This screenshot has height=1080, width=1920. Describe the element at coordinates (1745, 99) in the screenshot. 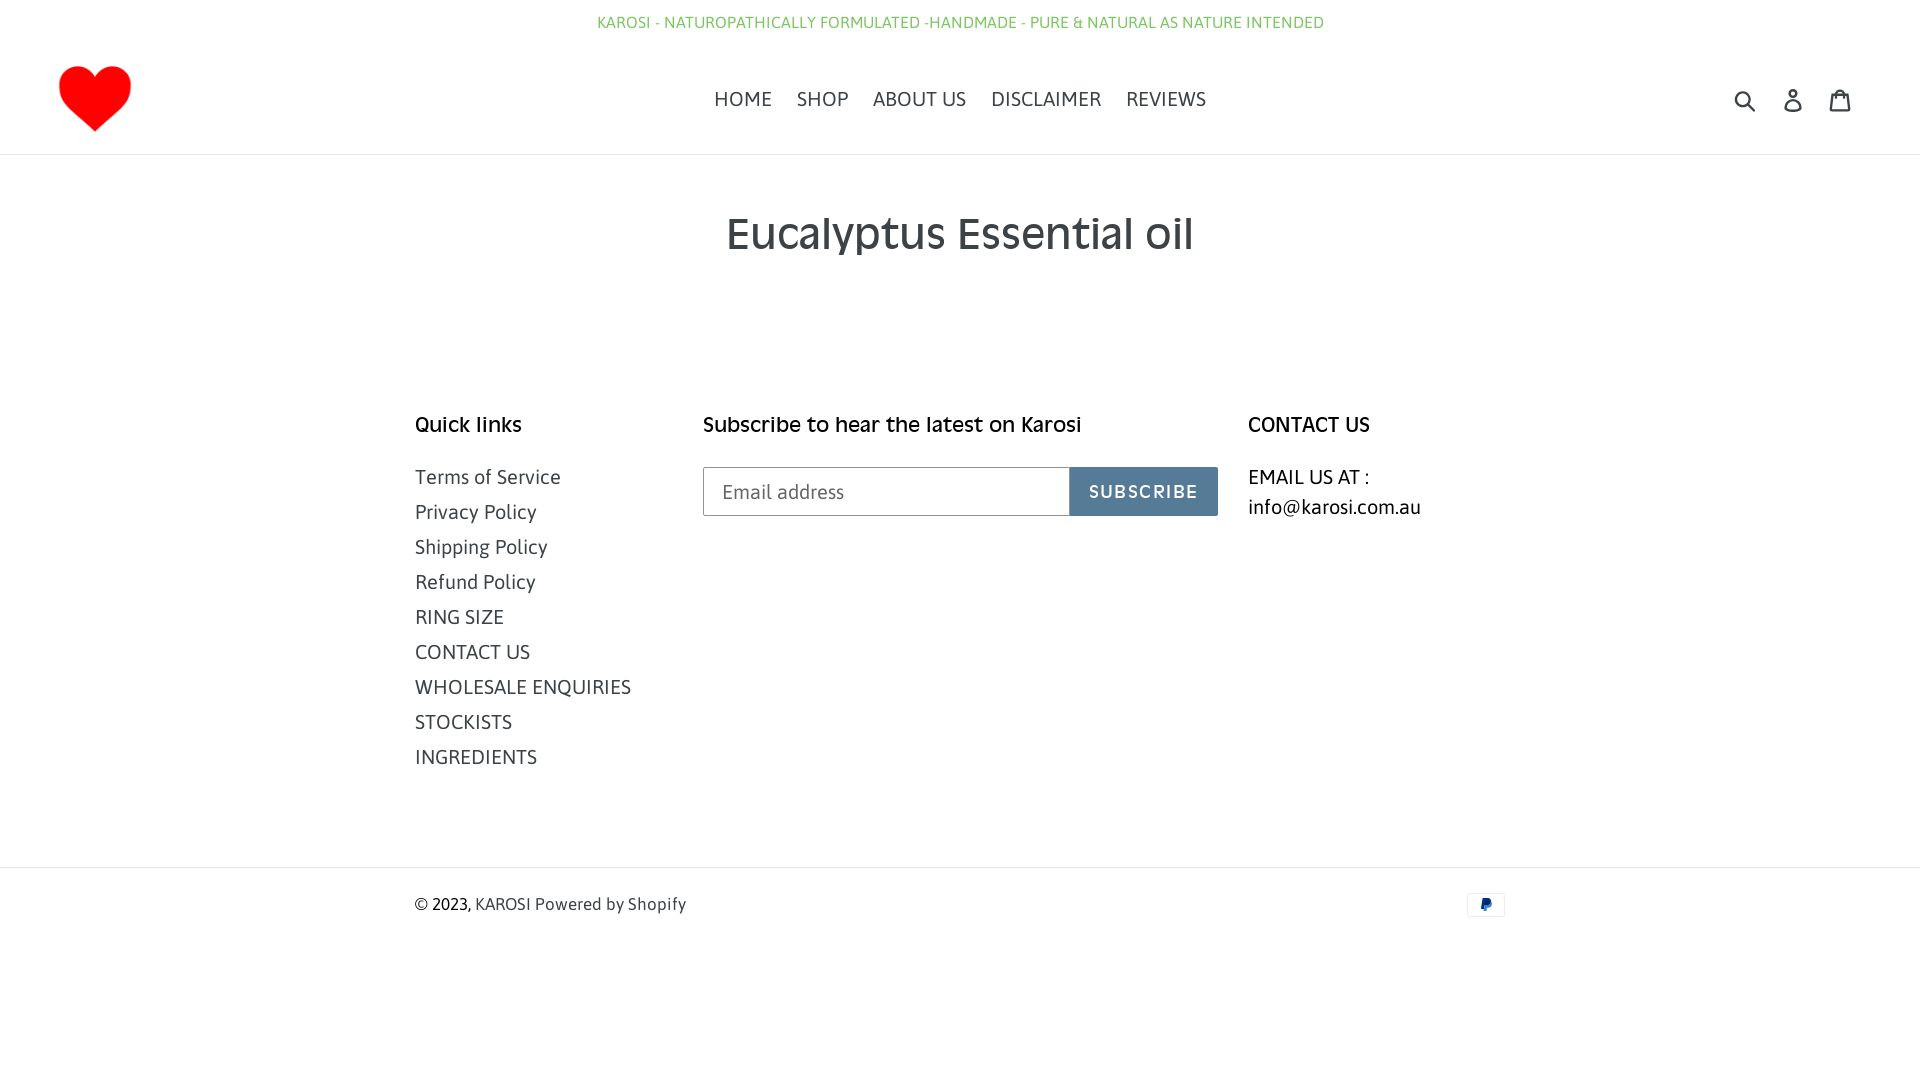

I see `'Submit'` at that location.